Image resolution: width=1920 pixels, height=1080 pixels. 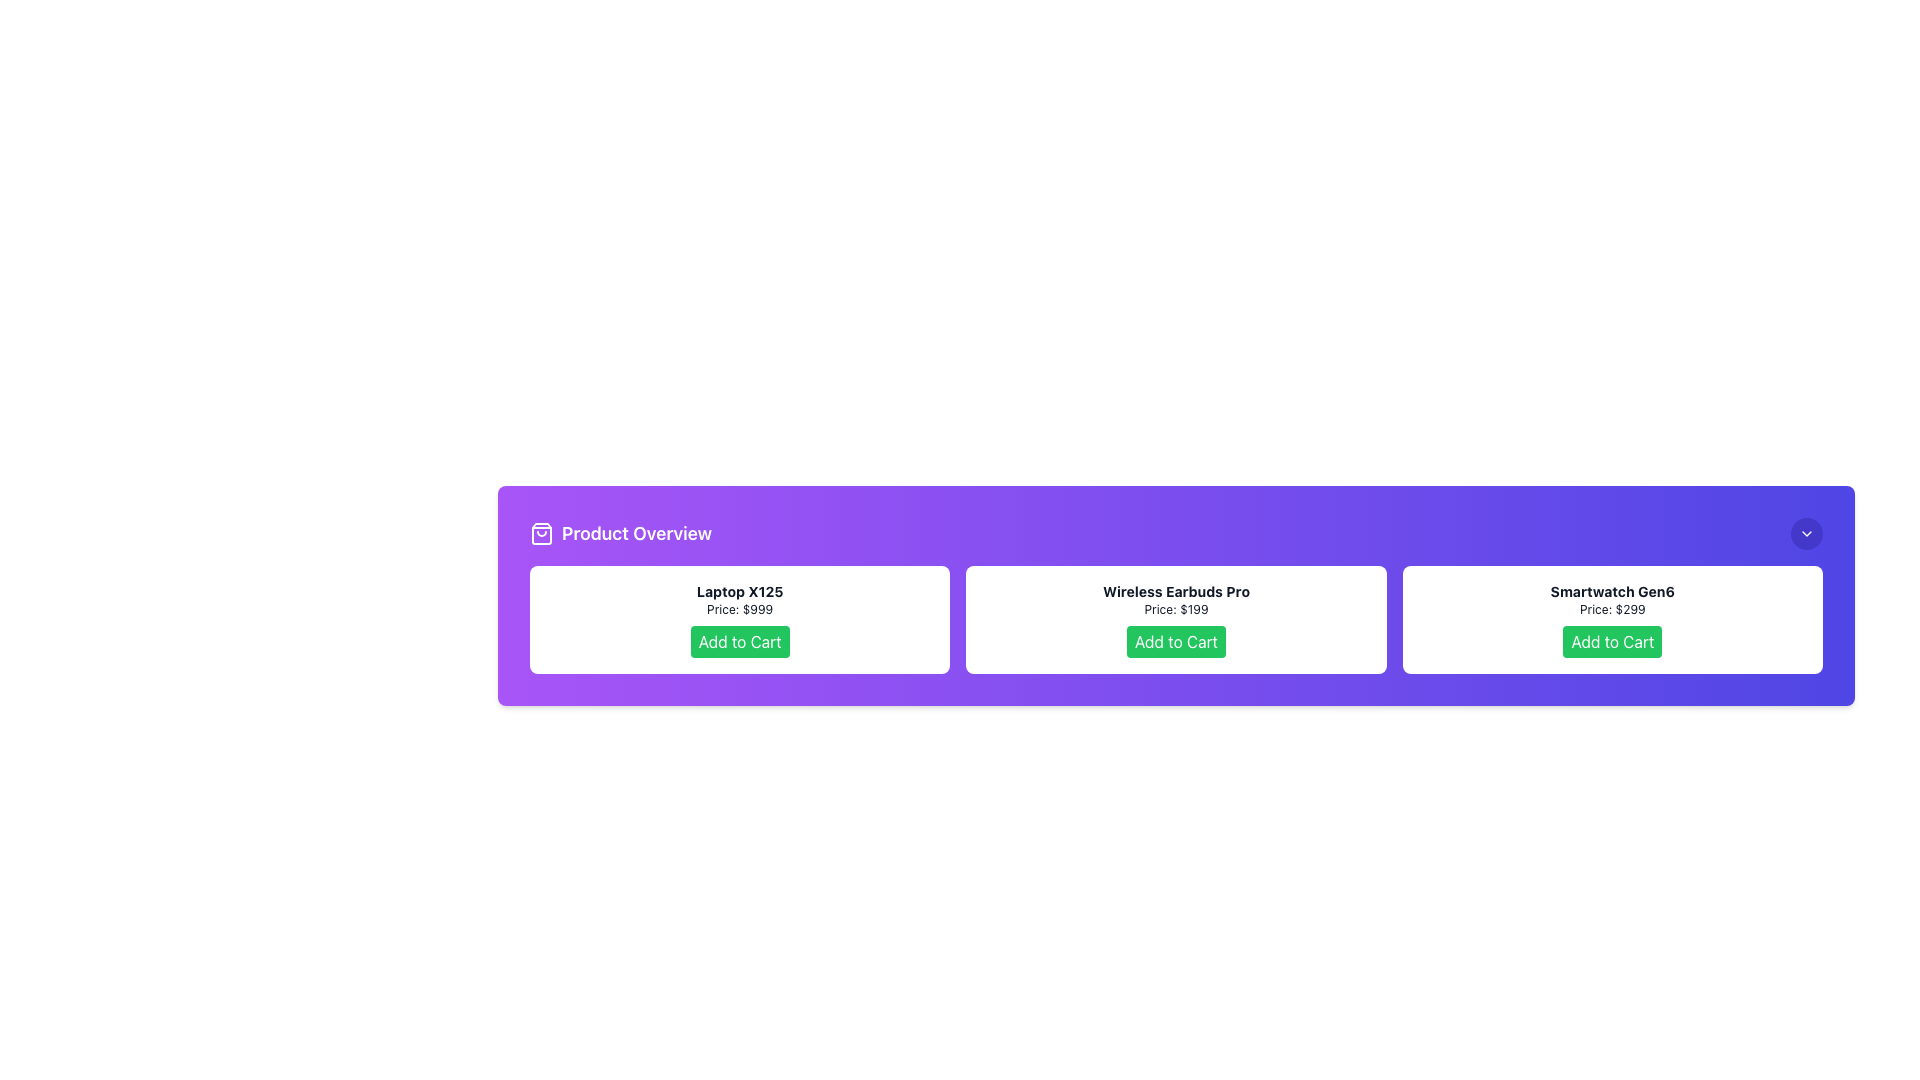 I want to click on the circular indigo button with a white downward-pointing chevron icon located in the top-right corner of the 'Product Overview' section, so click(x=1806, y=532).